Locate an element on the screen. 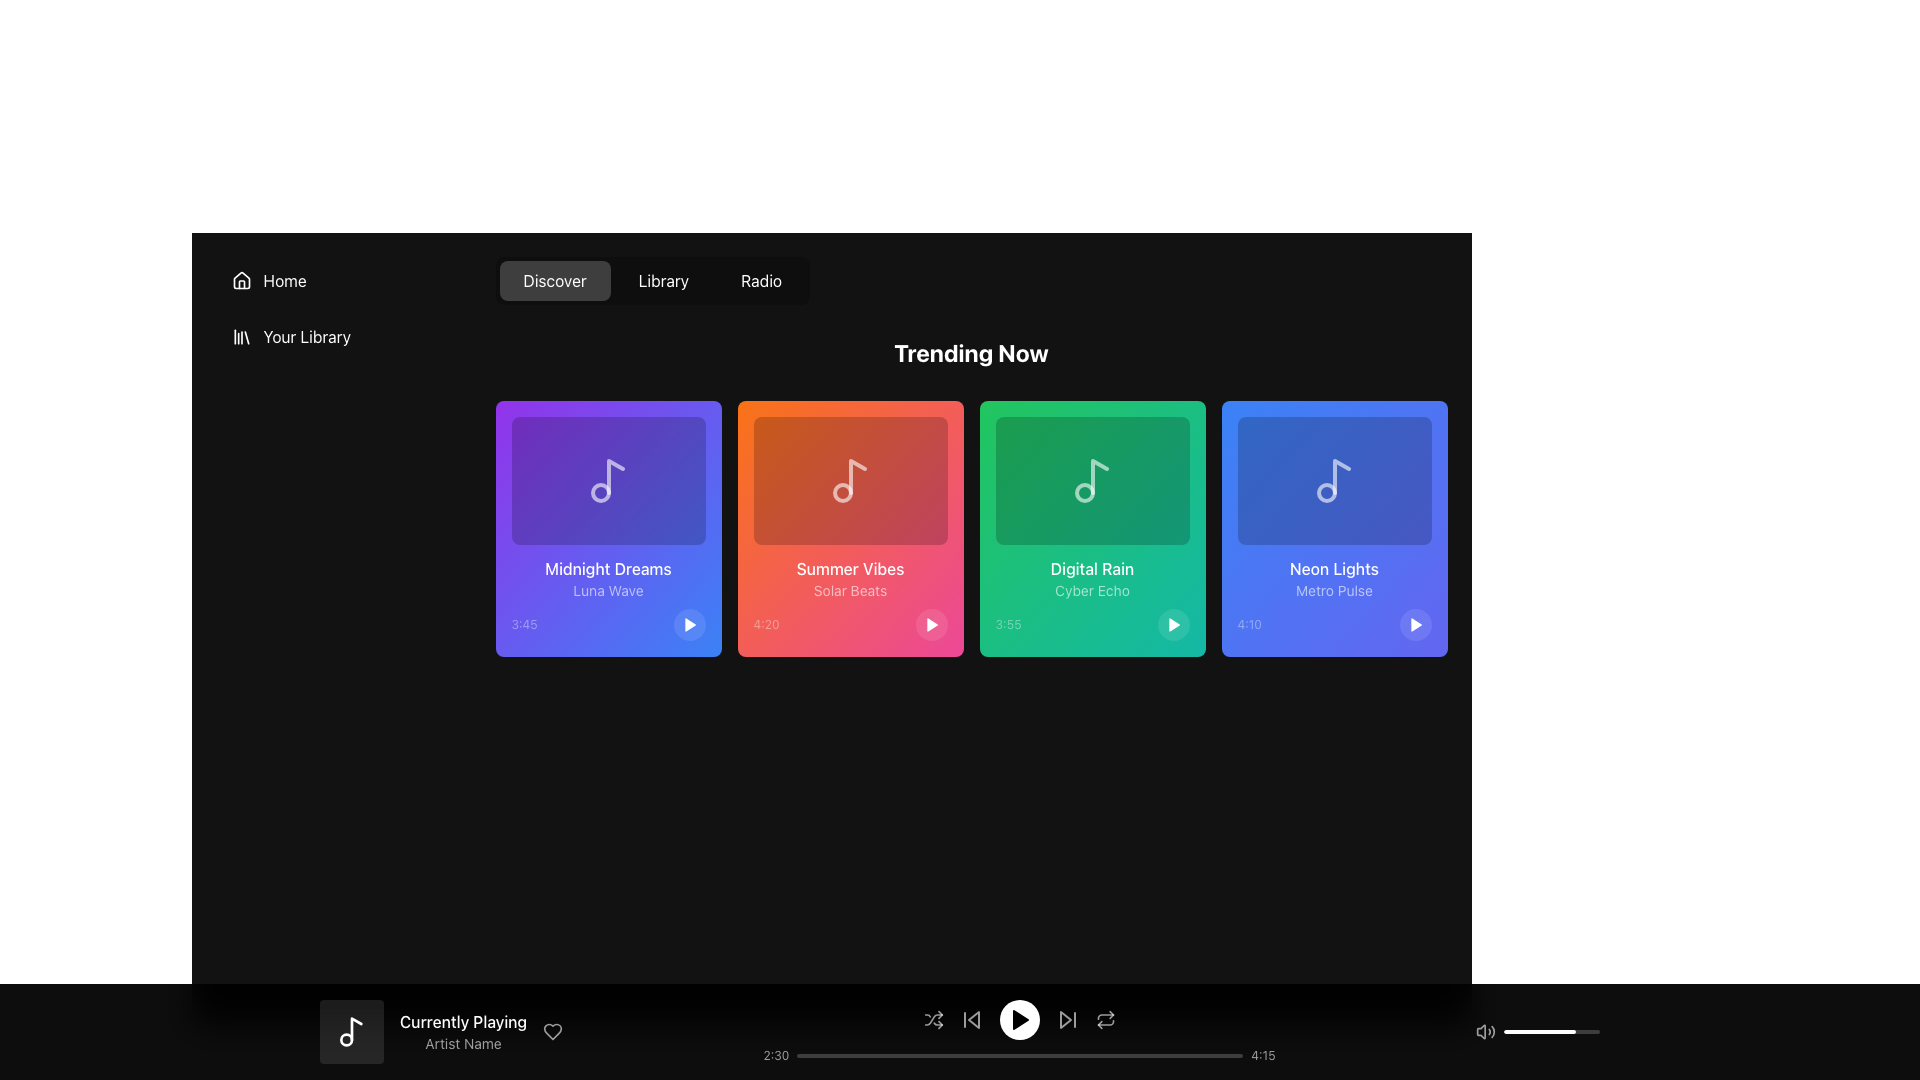 Image resolution: width=1920 pixels, height=1080 pixels. the navigation button located in the sidebar, directly beneath the top navigation panel is located at coordinates (343, 281).